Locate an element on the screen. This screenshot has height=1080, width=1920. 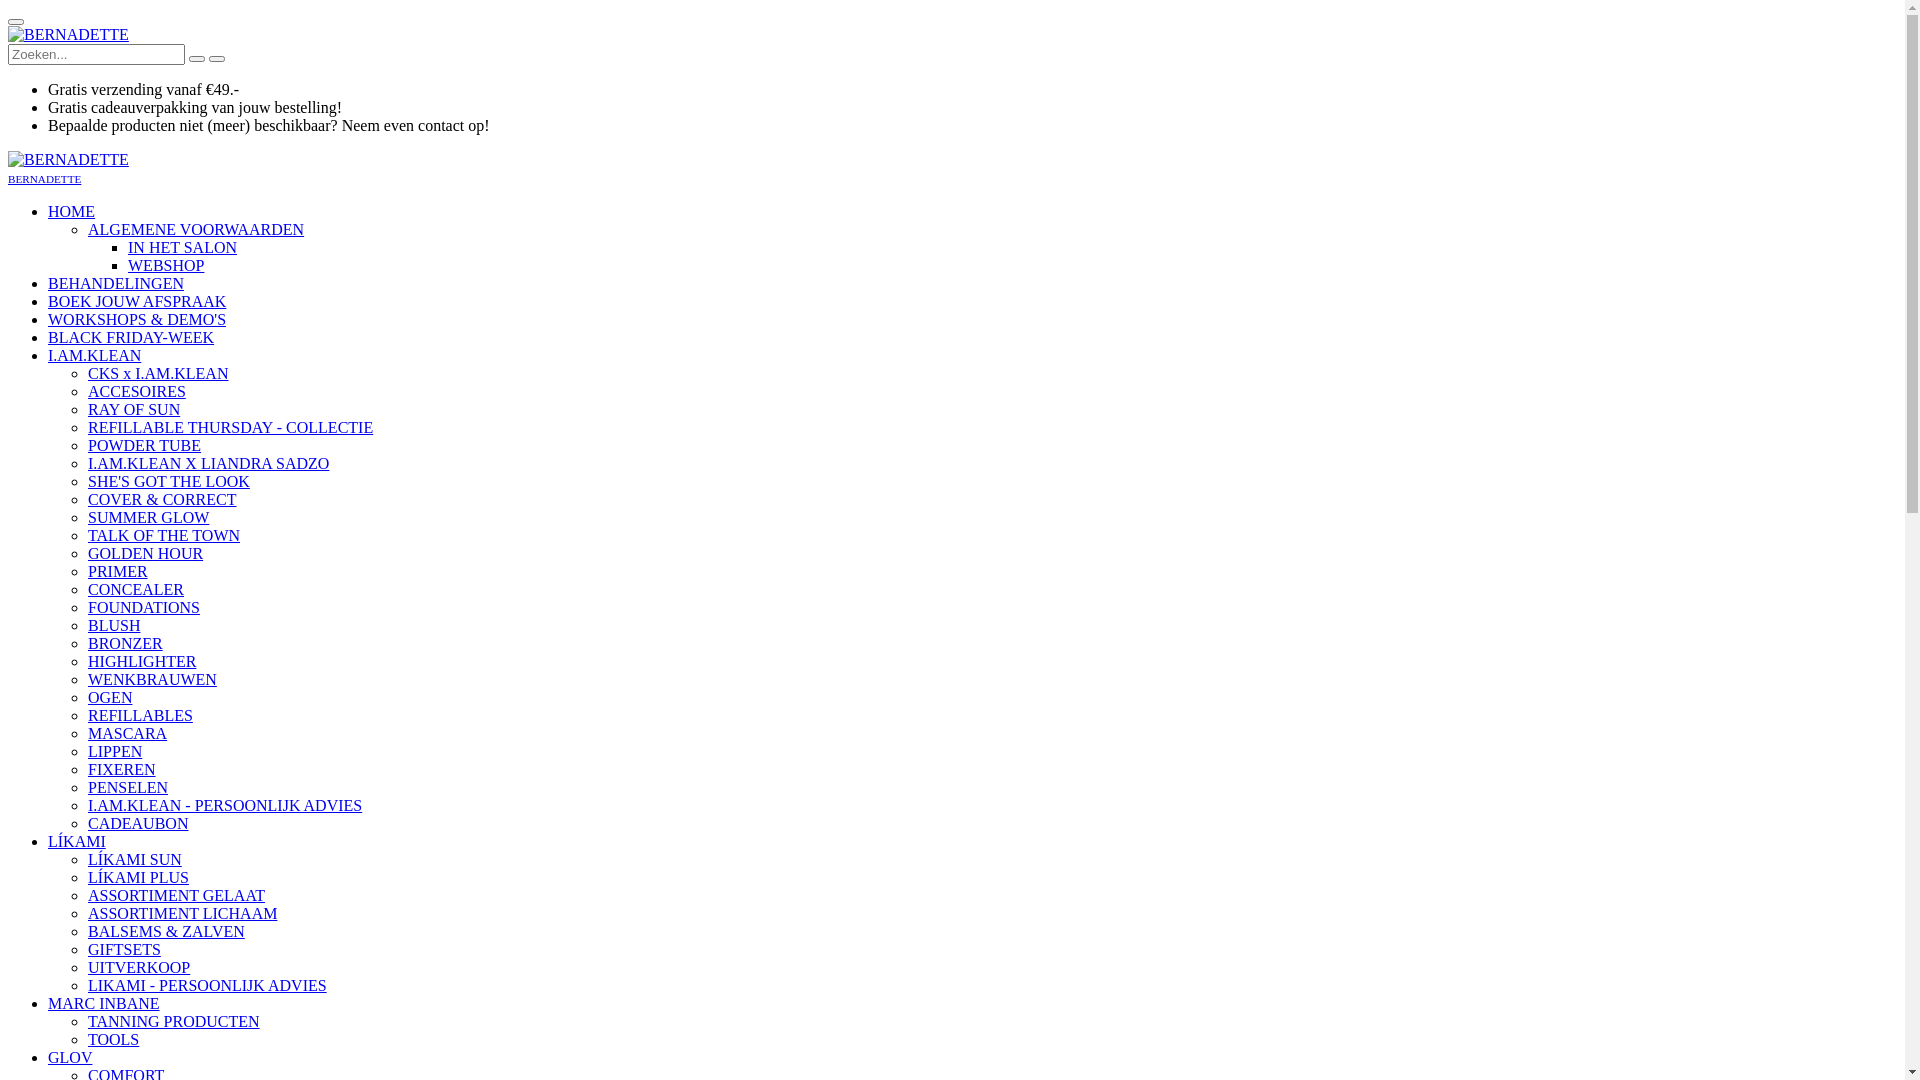
'GLOV' is located at coordinates (70, 1056).